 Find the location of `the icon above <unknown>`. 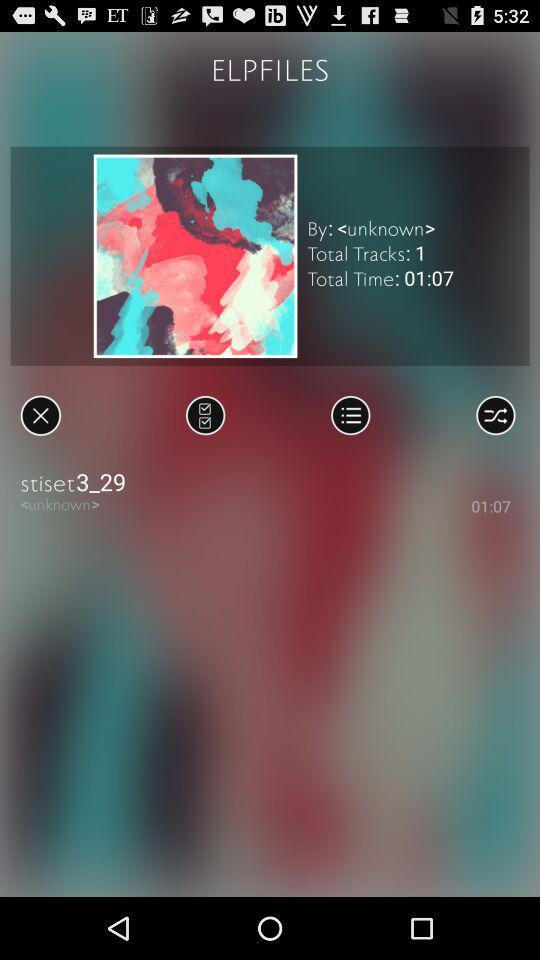

the icon above <unknown> is located at coordinates (270, 481).